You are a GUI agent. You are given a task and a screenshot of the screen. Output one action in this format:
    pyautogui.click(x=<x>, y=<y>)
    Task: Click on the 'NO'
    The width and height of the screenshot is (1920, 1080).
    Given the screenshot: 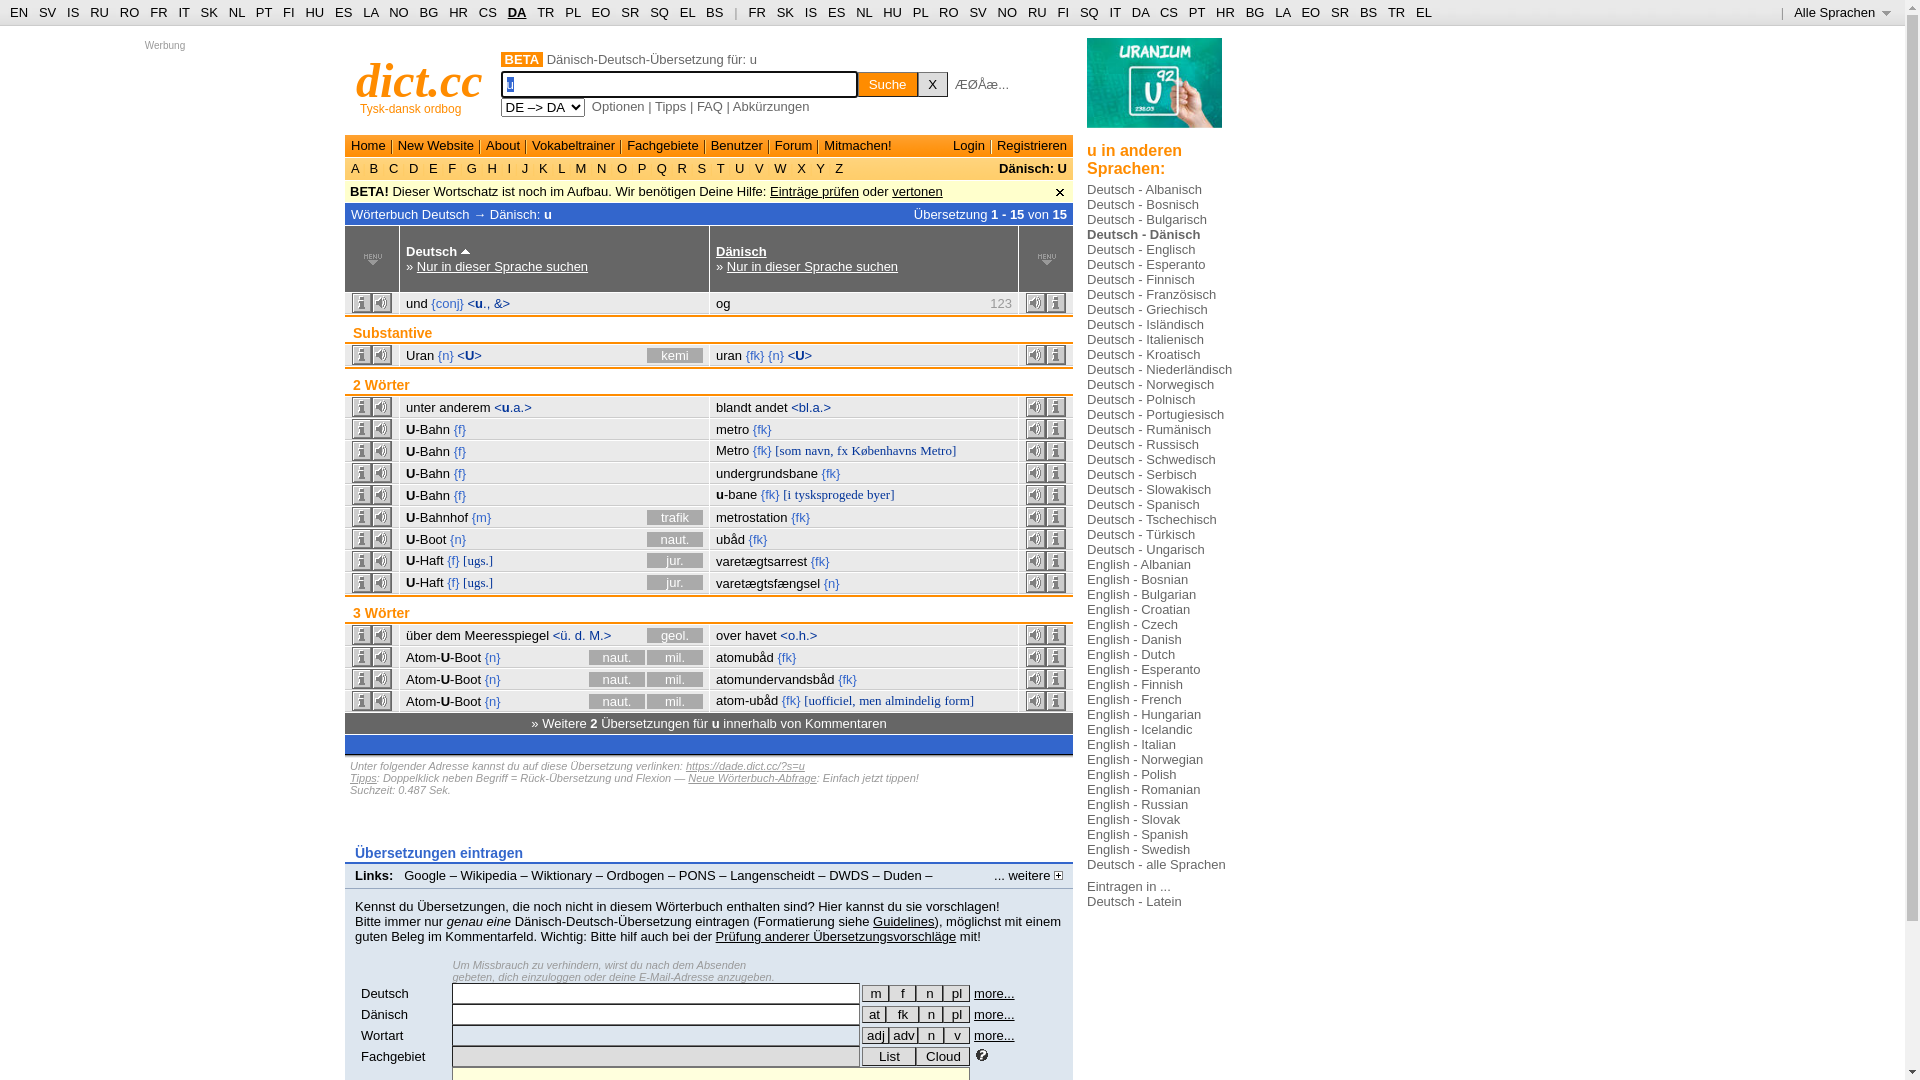 What is the action you would take?
    pyautogui.click(x=398, y=12)
    